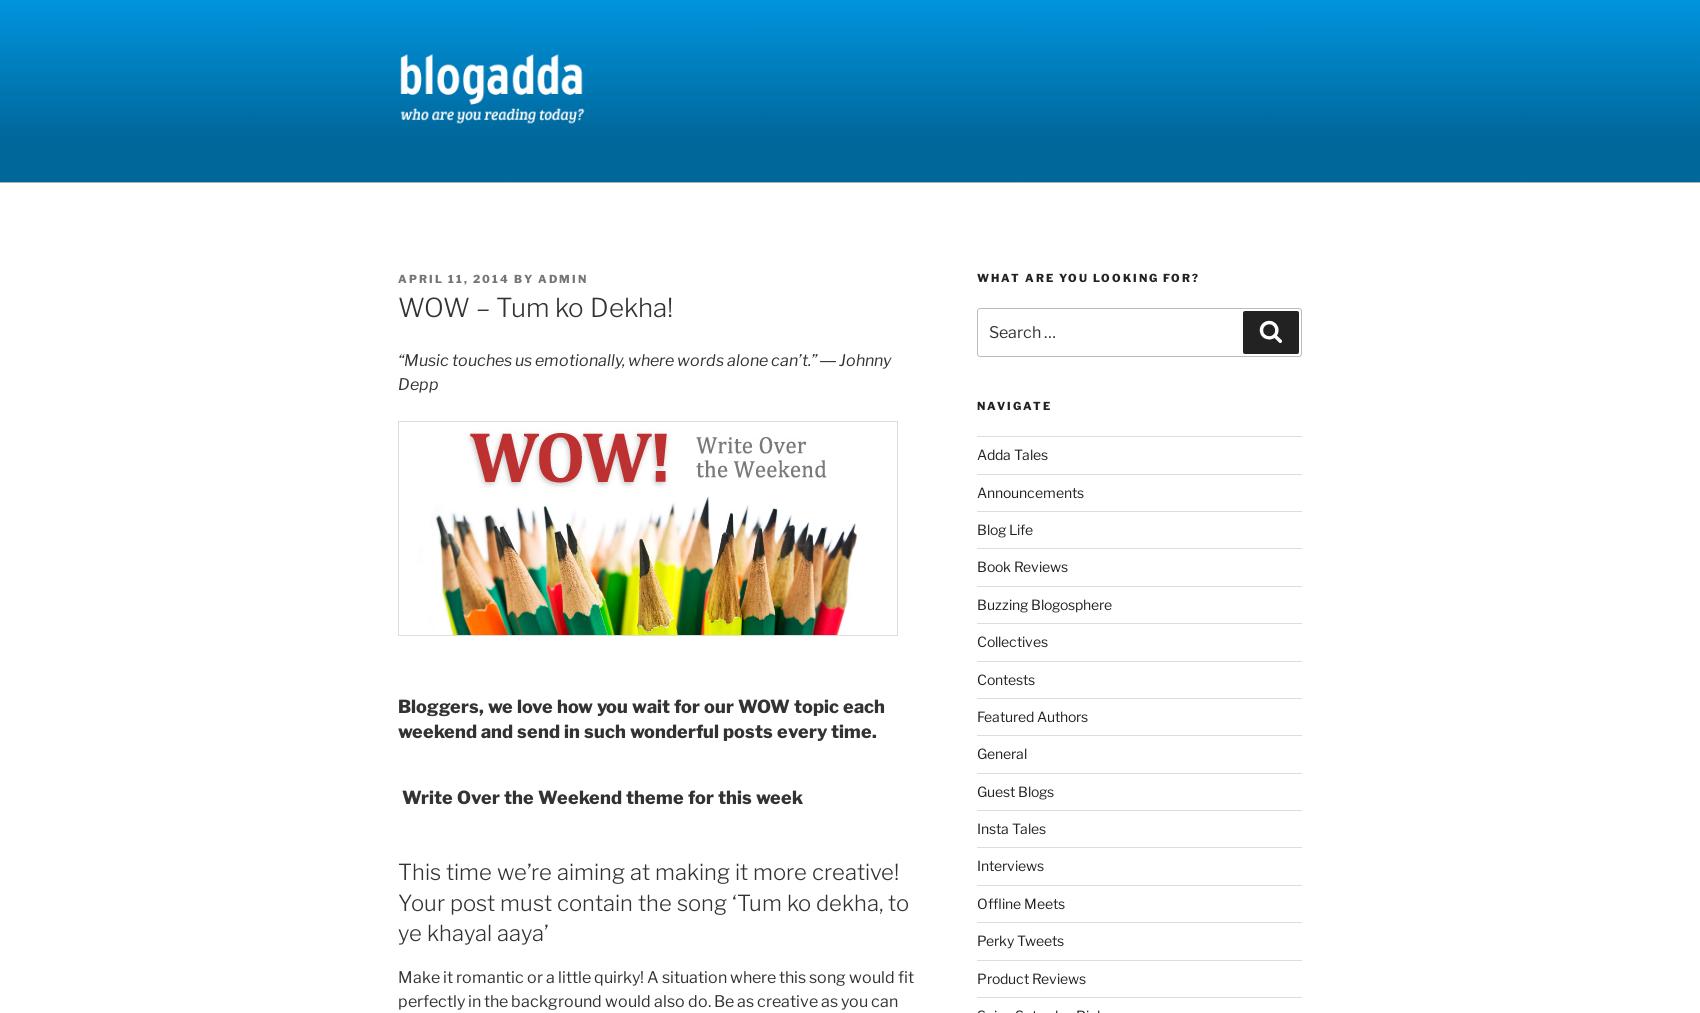 This screenshot has width=1700, height=1013. What do you see at coordinates (523, 277) in the screenshot?
I see `'by'` at bounding box center [523, 277].